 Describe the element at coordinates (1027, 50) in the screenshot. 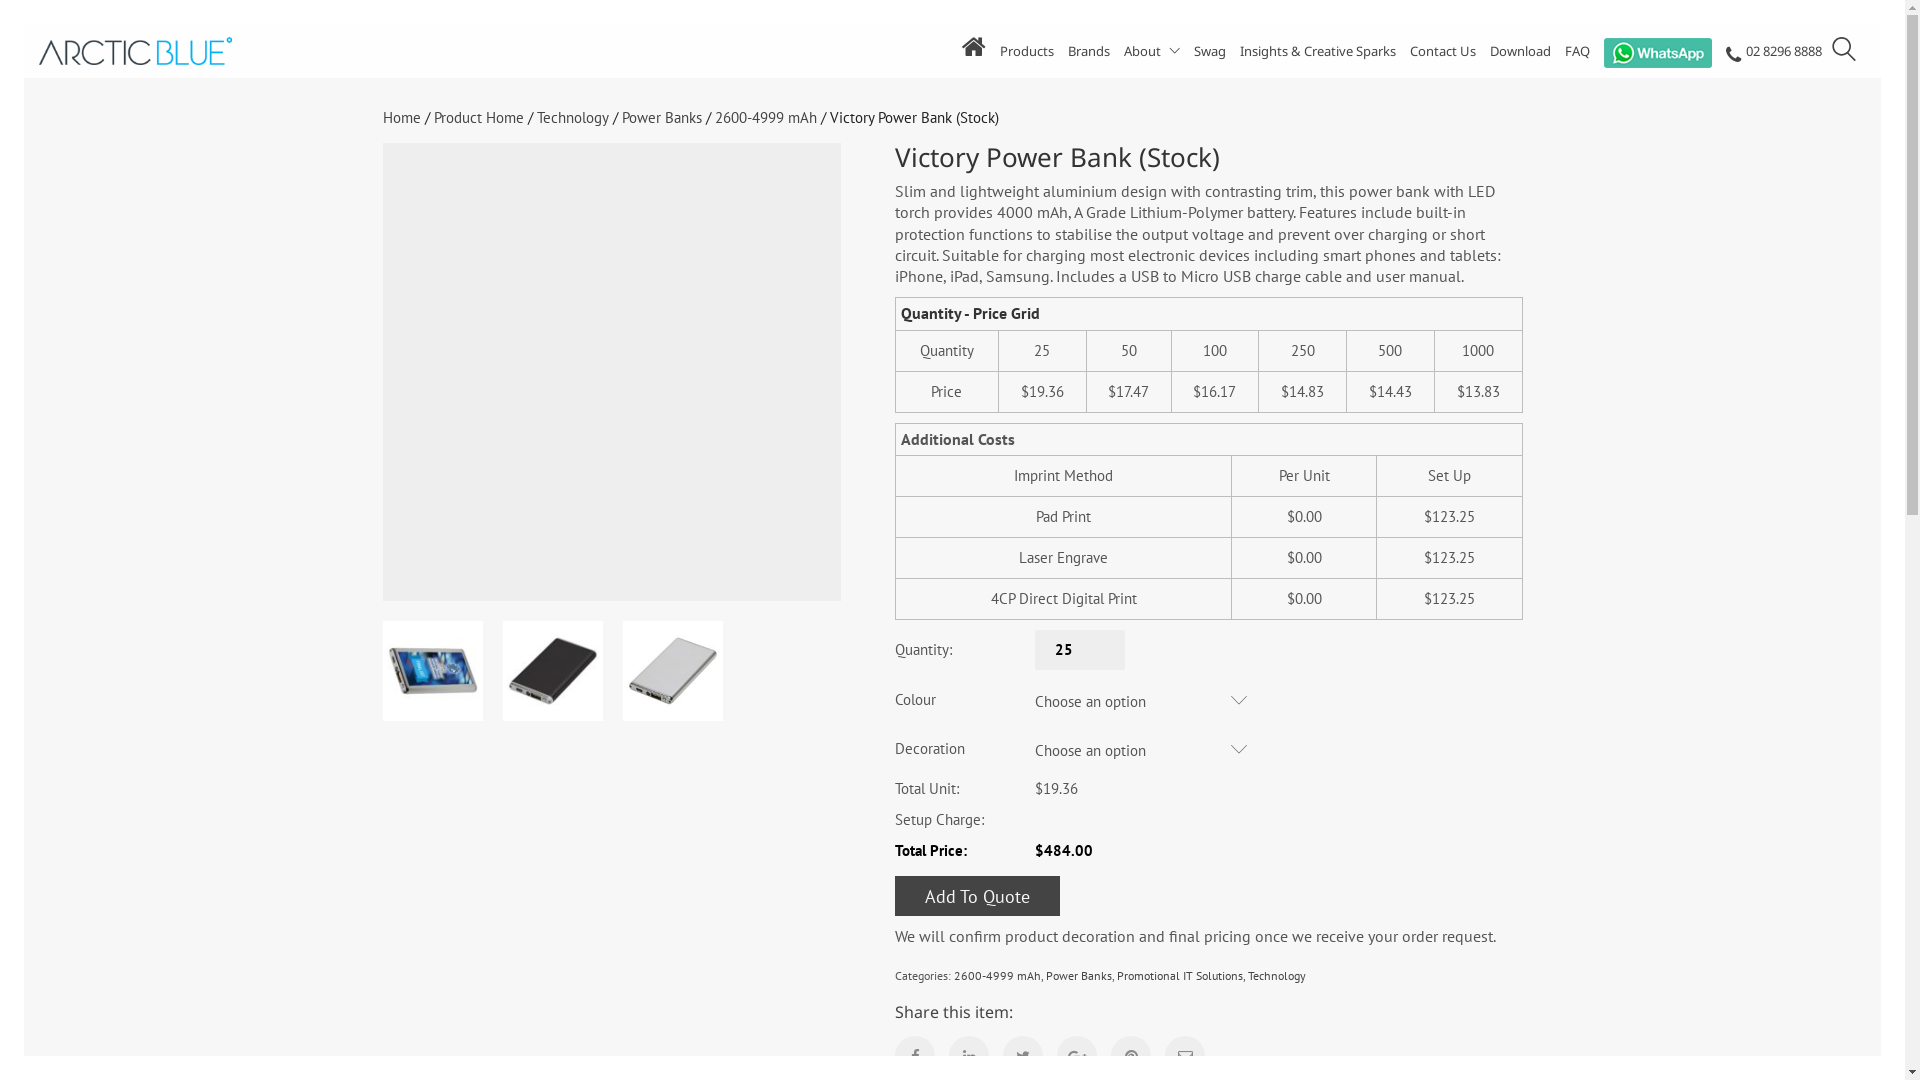

I see `'Products'` at that location.